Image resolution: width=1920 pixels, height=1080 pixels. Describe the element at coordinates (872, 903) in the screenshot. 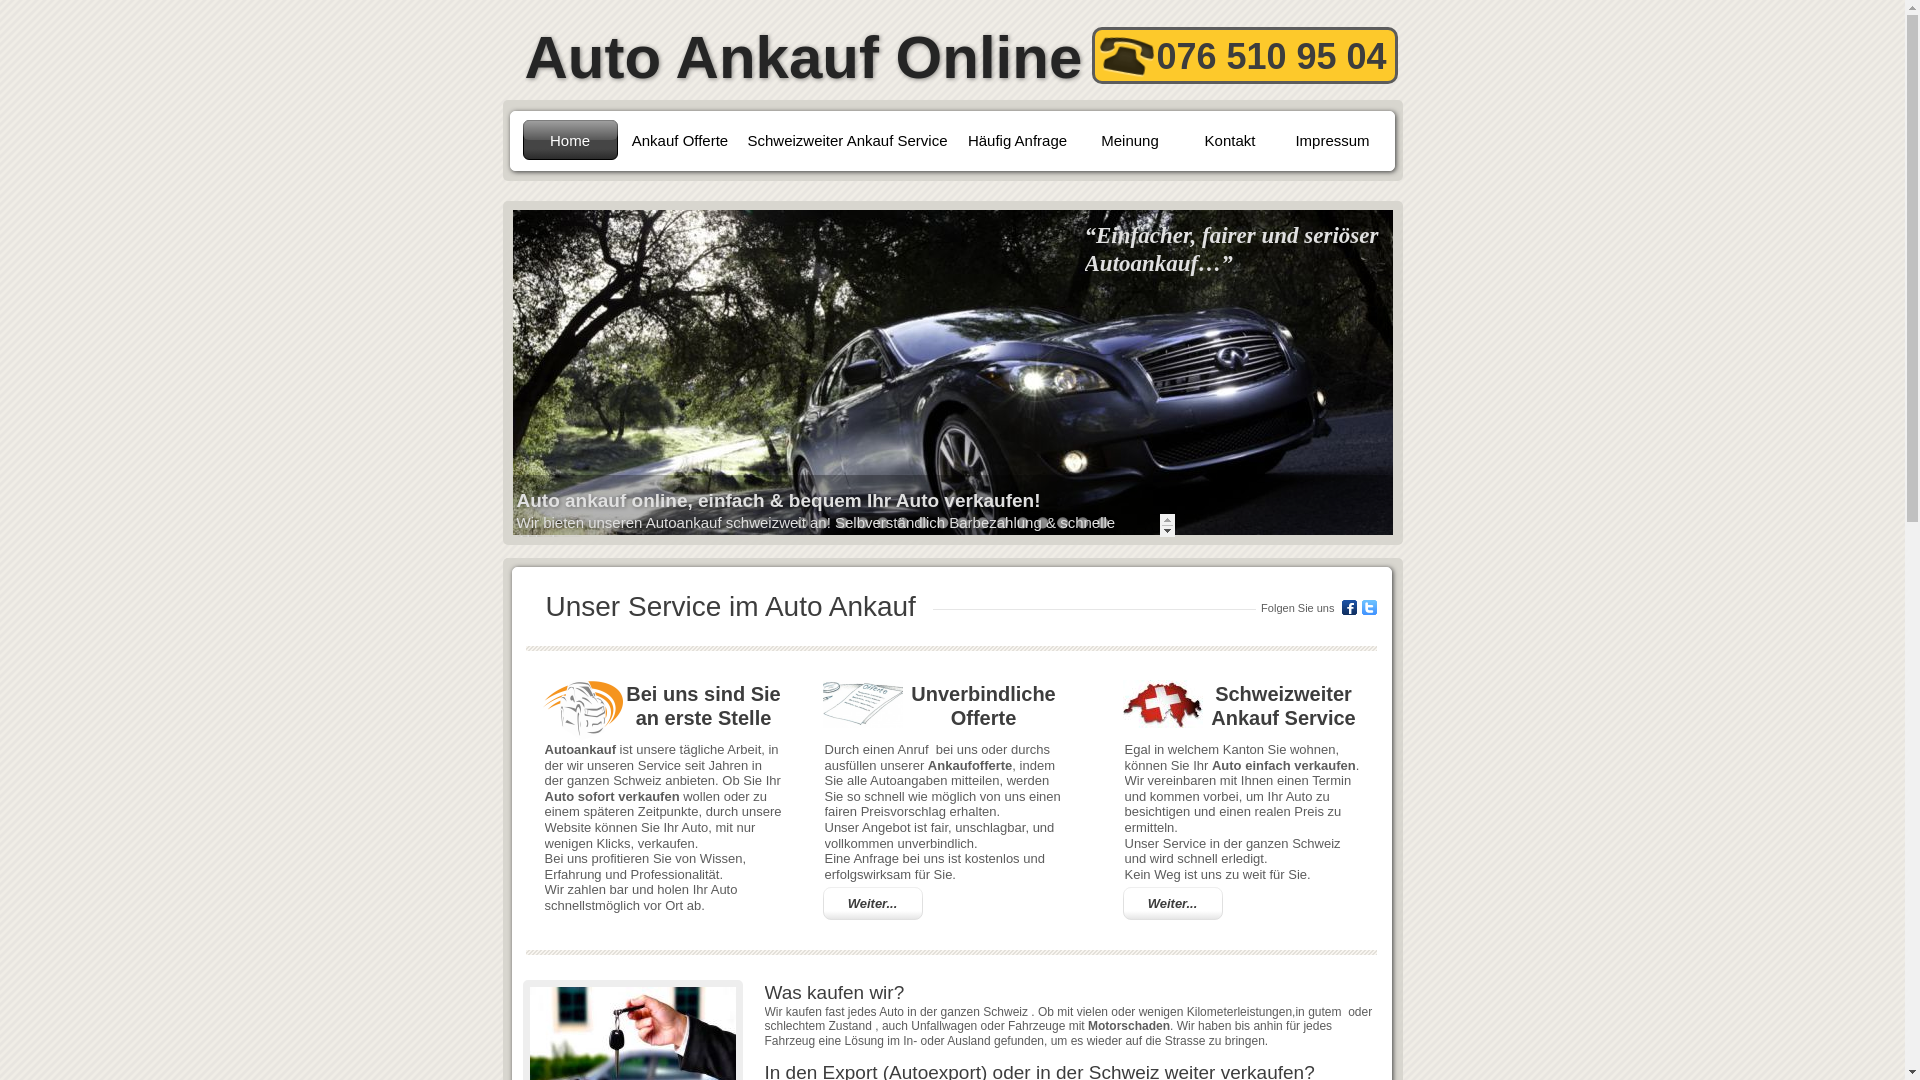

I see `'Weiter...'` at that location.